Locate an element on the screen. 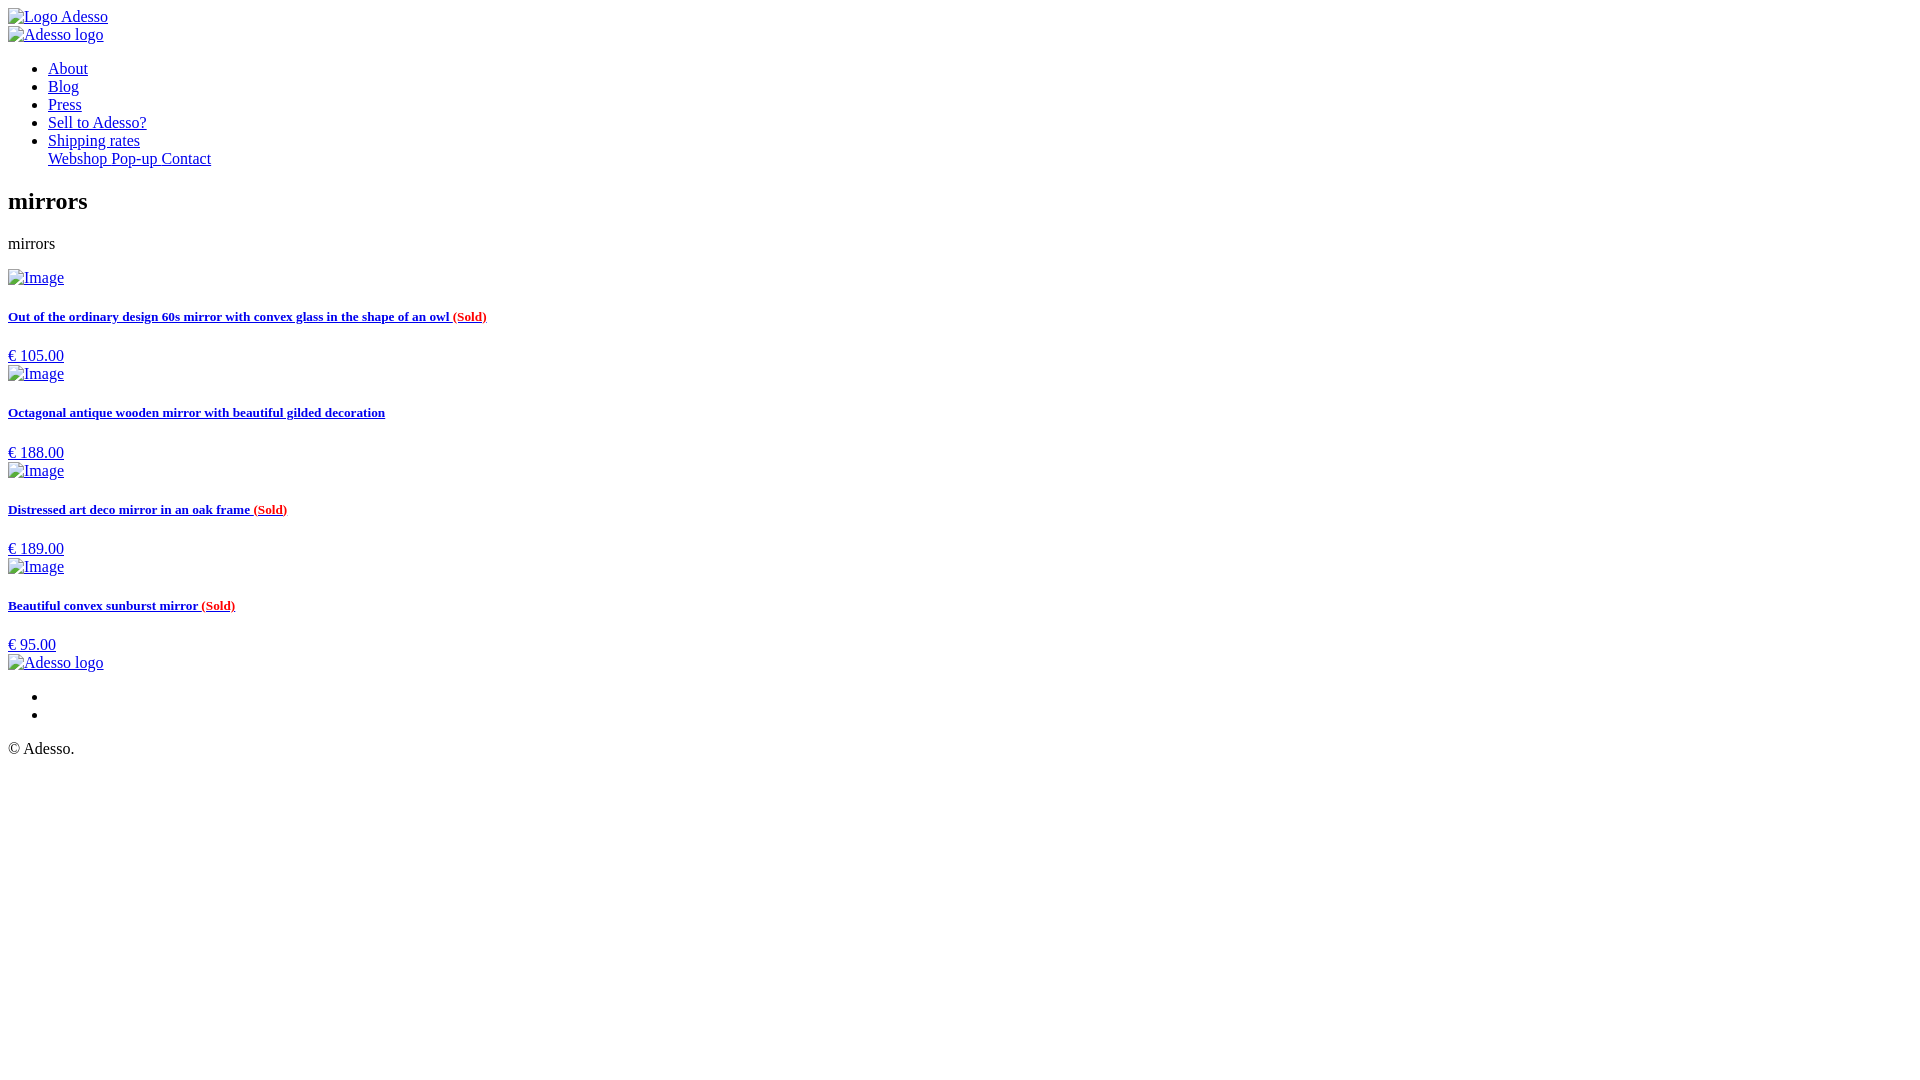 The width and height of the screenshot is (1920, 1080). 'About' is located at coordinates (67, 67).